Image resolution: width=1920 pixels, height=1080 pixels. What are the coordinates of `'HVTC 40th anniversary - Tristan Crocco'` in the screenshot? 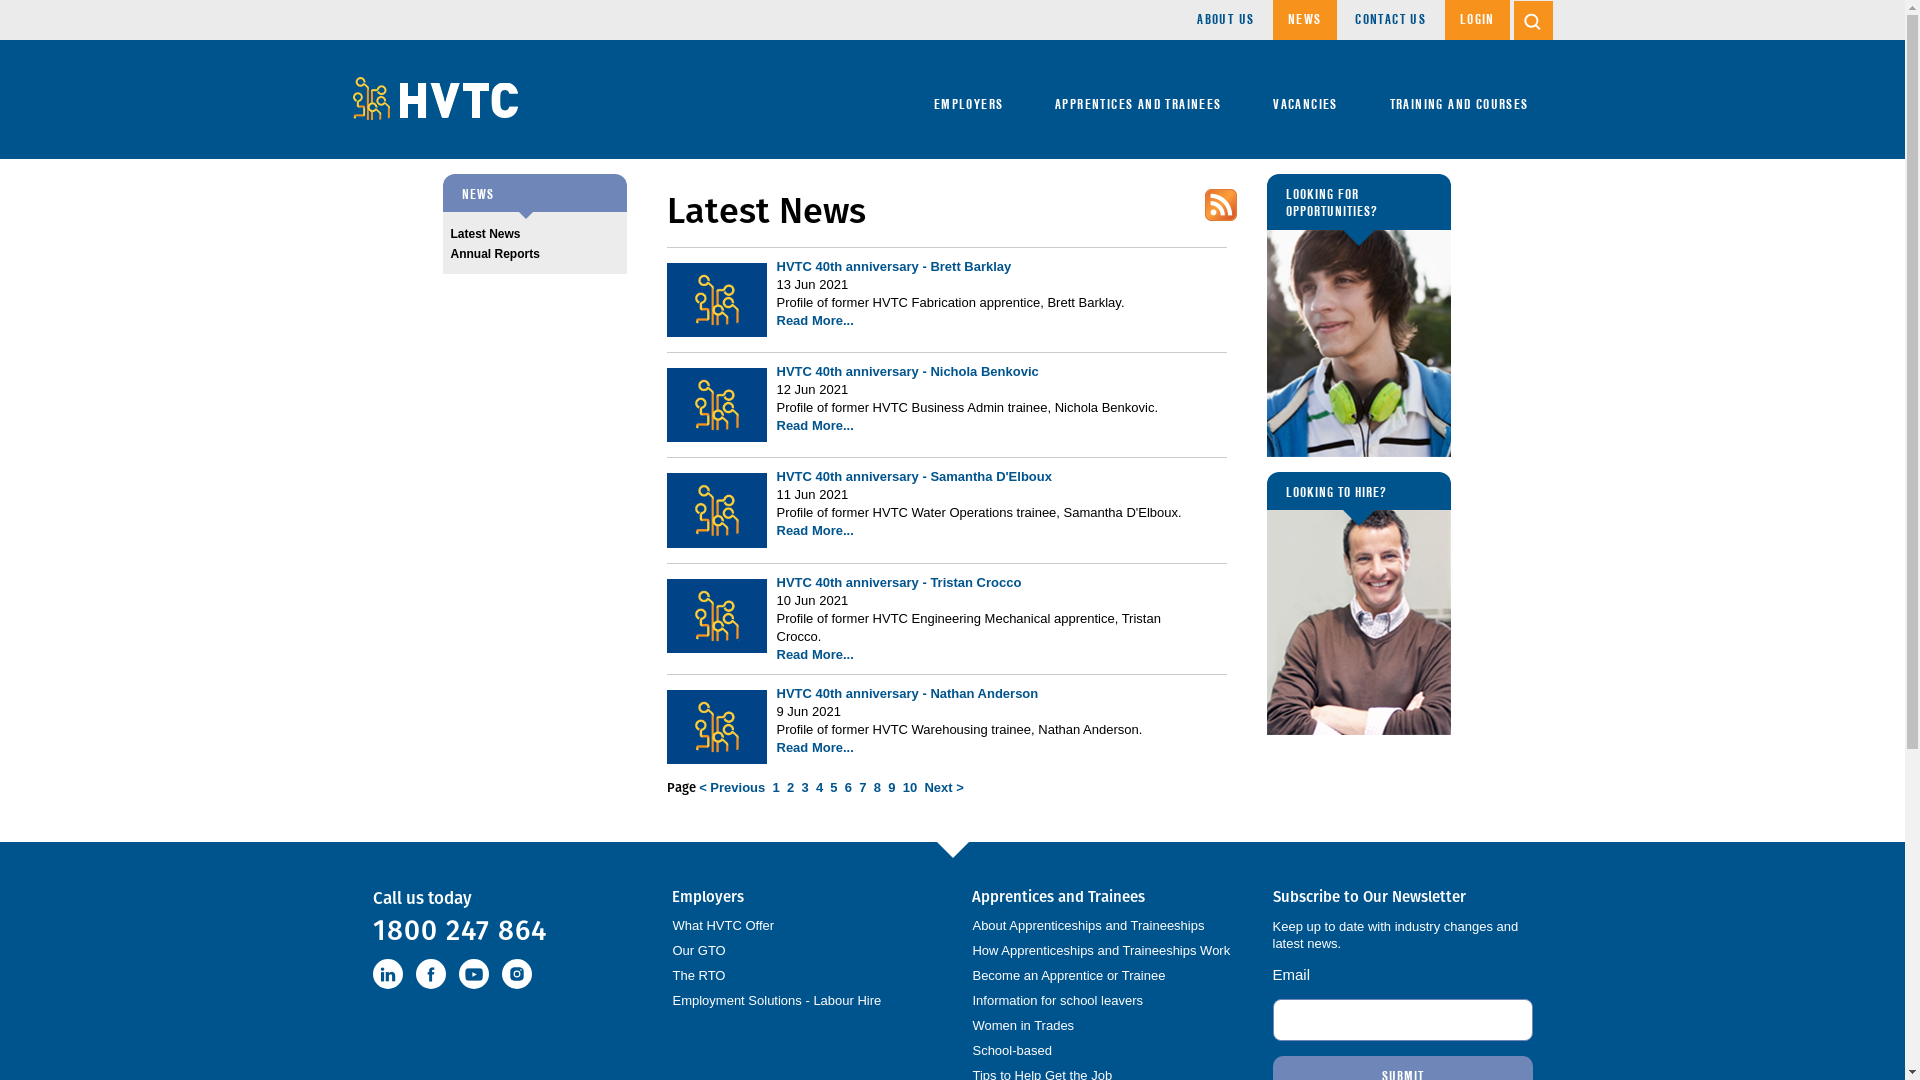 It's located at (897, 582).